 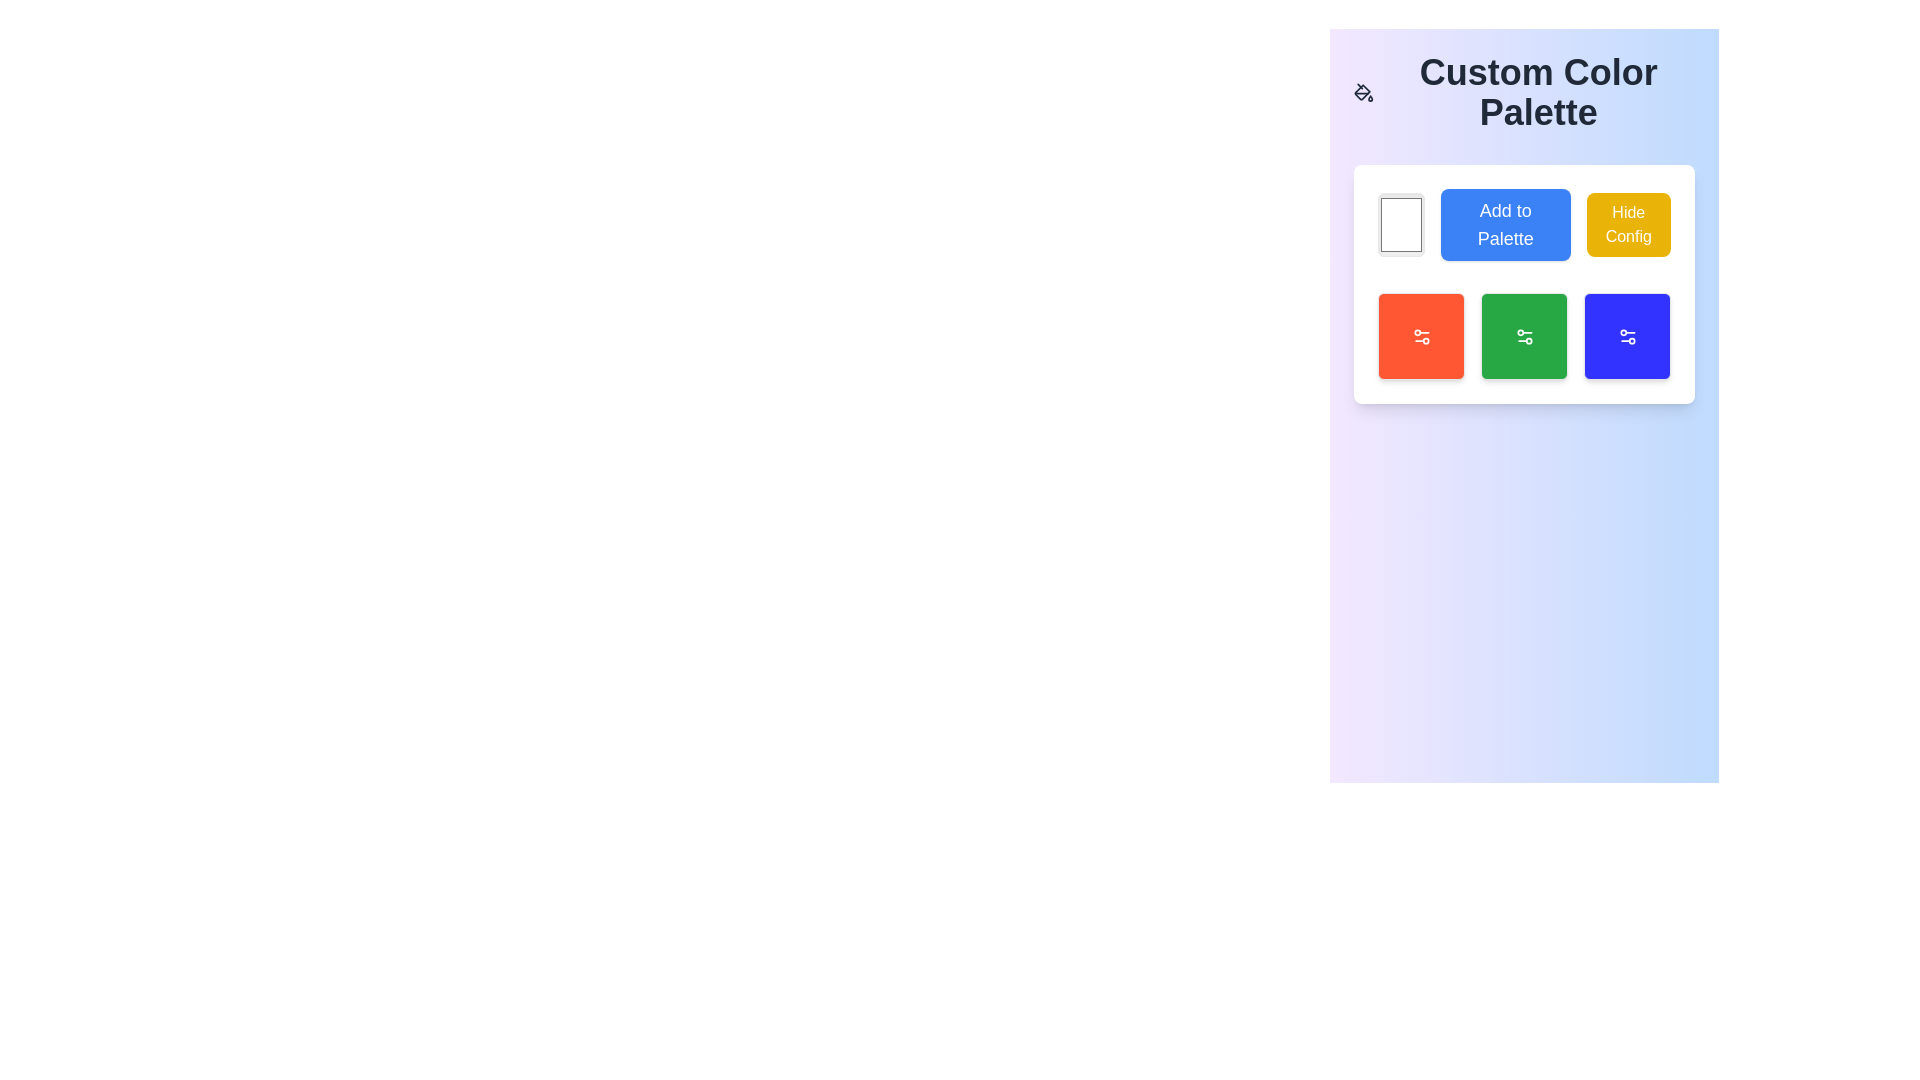 What do you see at coordinates (1363, 92) in the screenshot?
I see `the SVG graphic icon located in the header section of the 'Custom Color Palette' panel, positioned on the left side adjacent to the title text` at bounding box center [1363, 92].